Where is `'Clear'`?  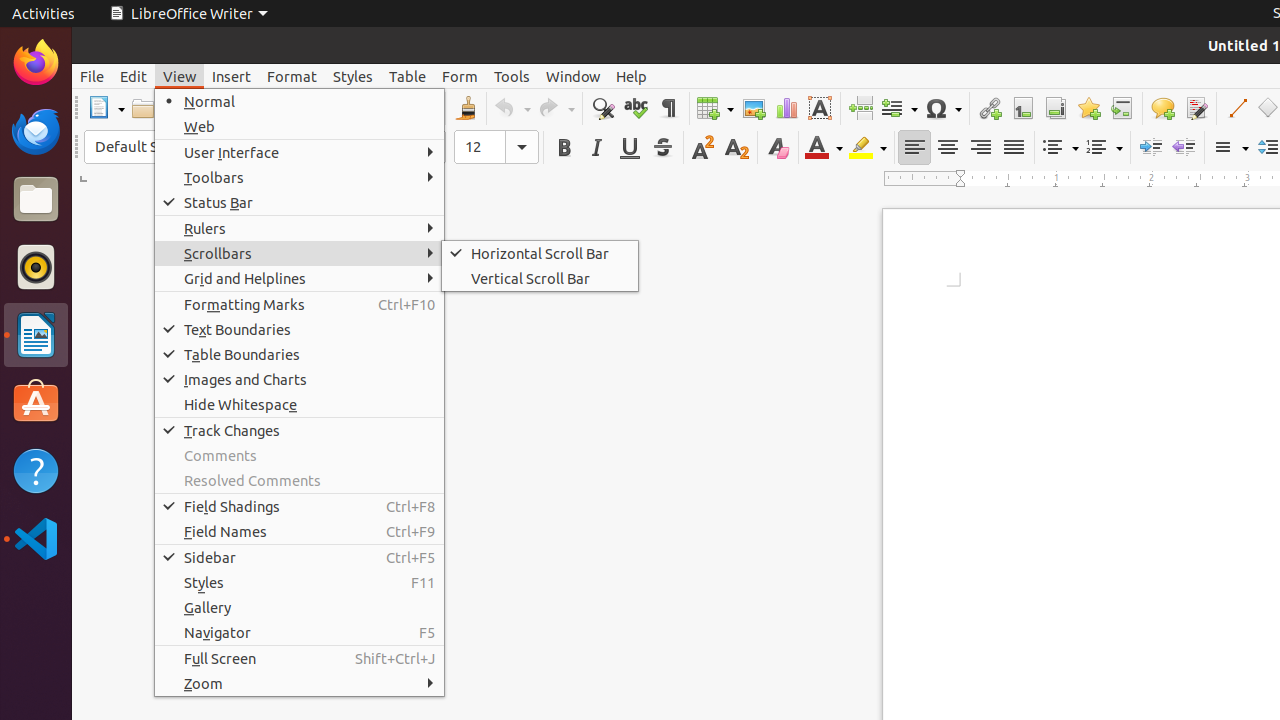 'Clear' is located at coordinates (776, 146).